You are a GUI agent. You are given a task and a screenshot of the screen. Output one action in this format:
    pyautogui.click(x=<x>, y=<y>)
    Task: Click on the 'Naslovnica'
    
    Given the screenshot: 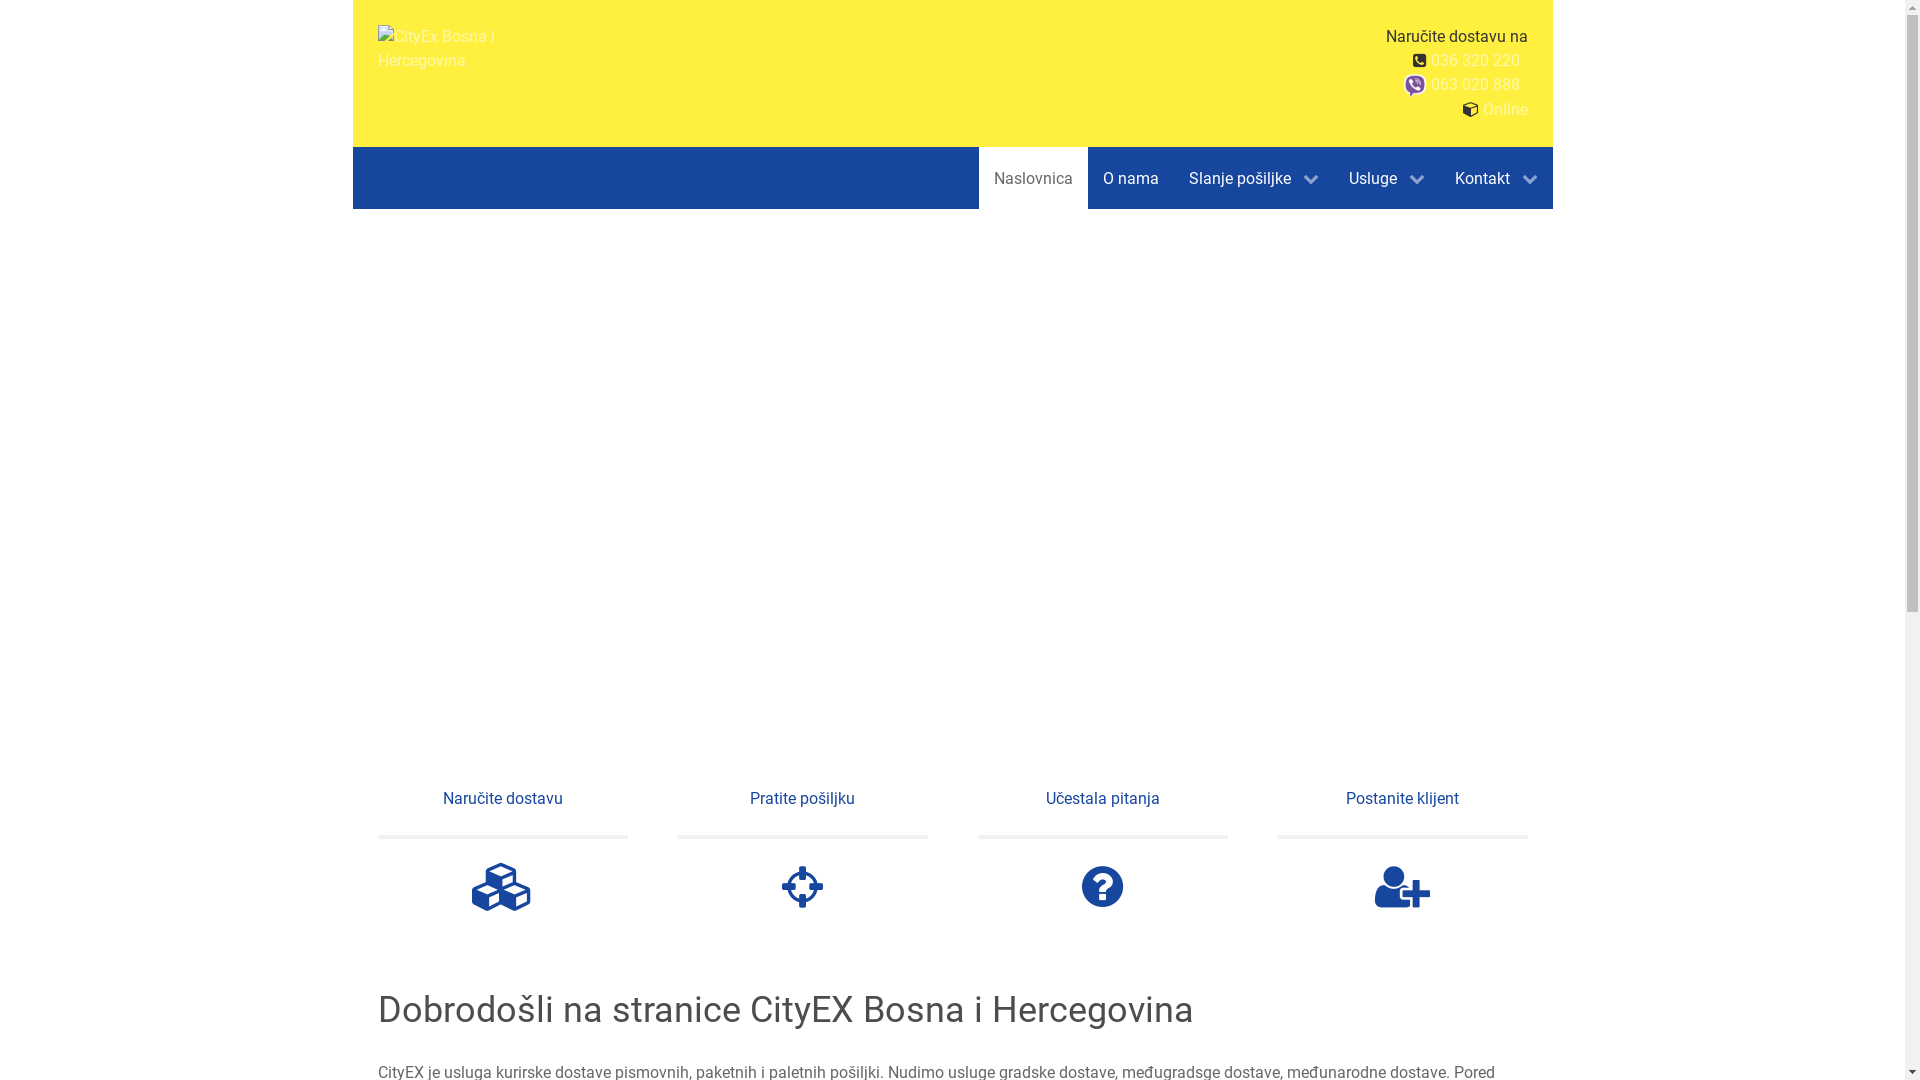 What is the action you would take?
    pyautogui.click(x=1032, y=176)
    